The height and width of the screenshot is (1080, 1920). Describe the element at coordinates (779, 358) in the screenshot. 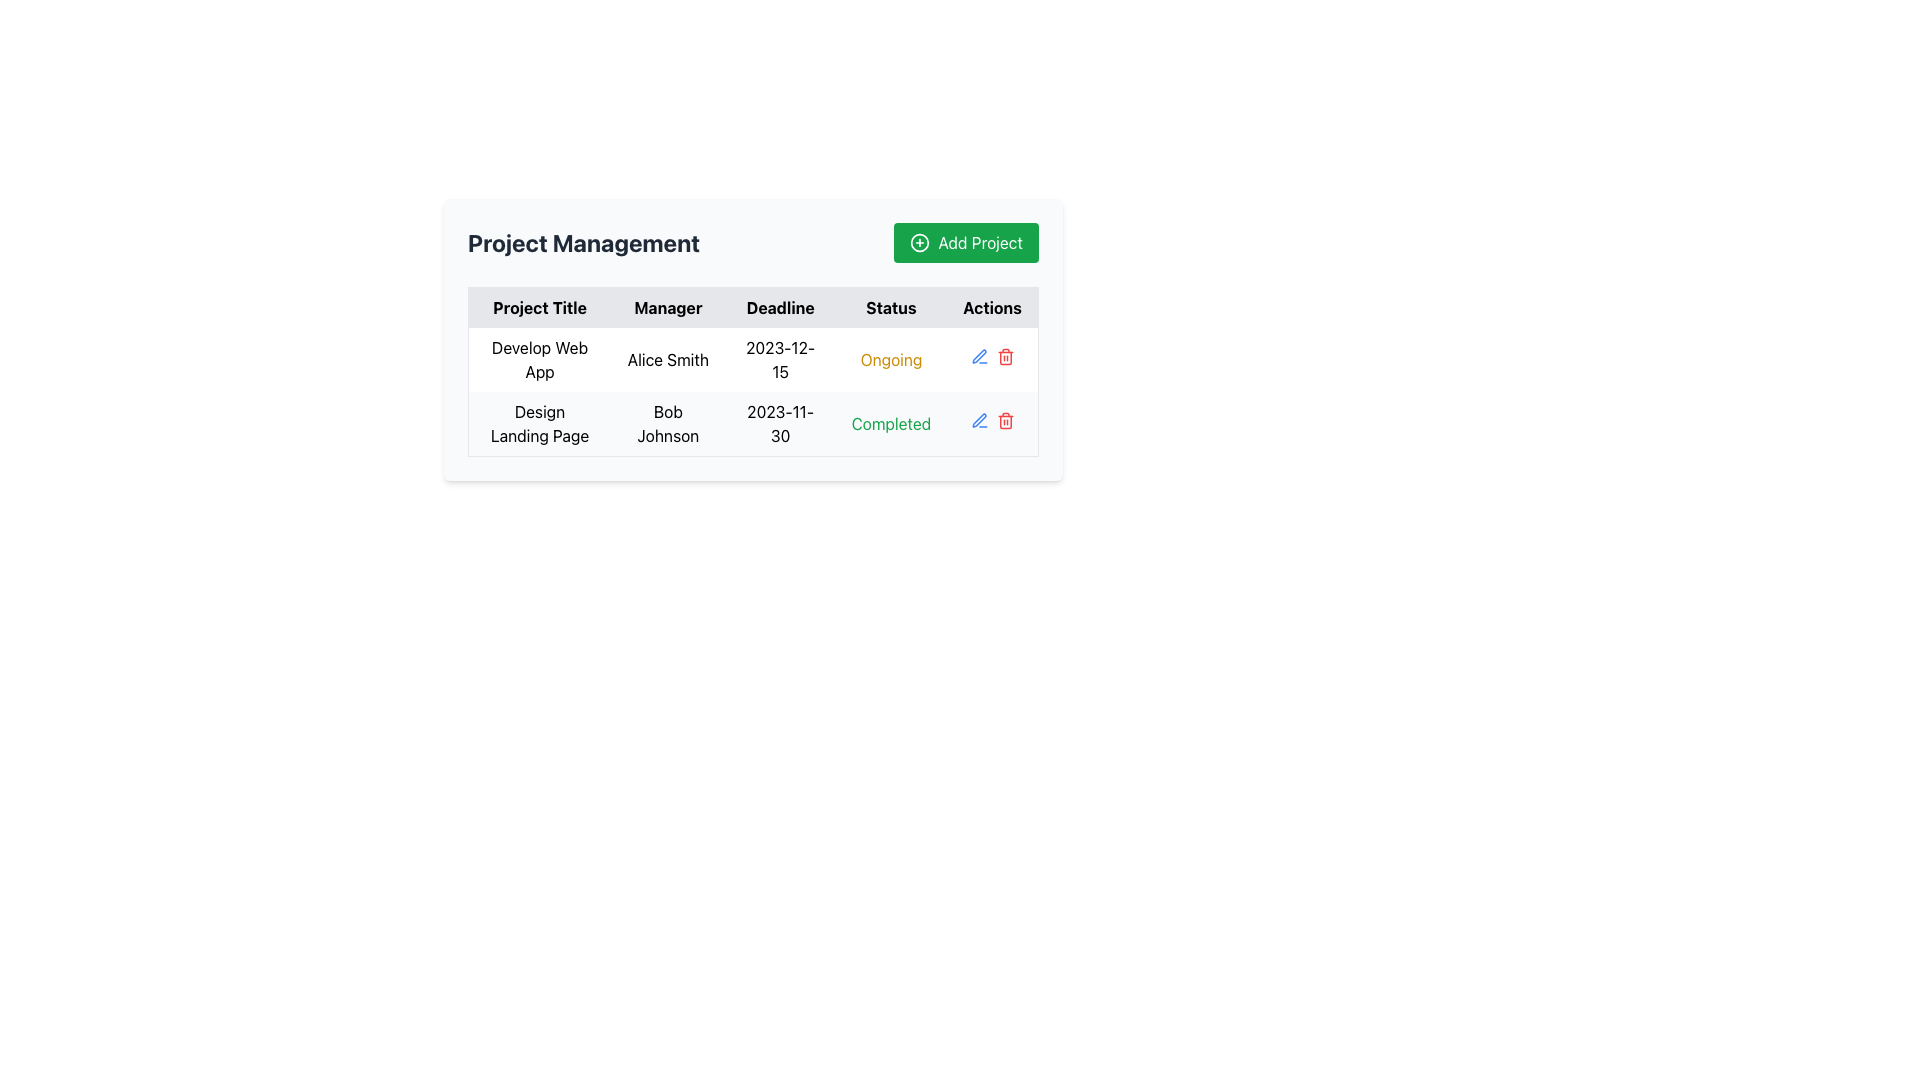

I see `the static text indicating the project deadline, located in the 'Deadline' column of the first row in the project's management table, between 'Manager' column with 'Alice Smith' and 'Status' column with 'Ongoing'` at that location.